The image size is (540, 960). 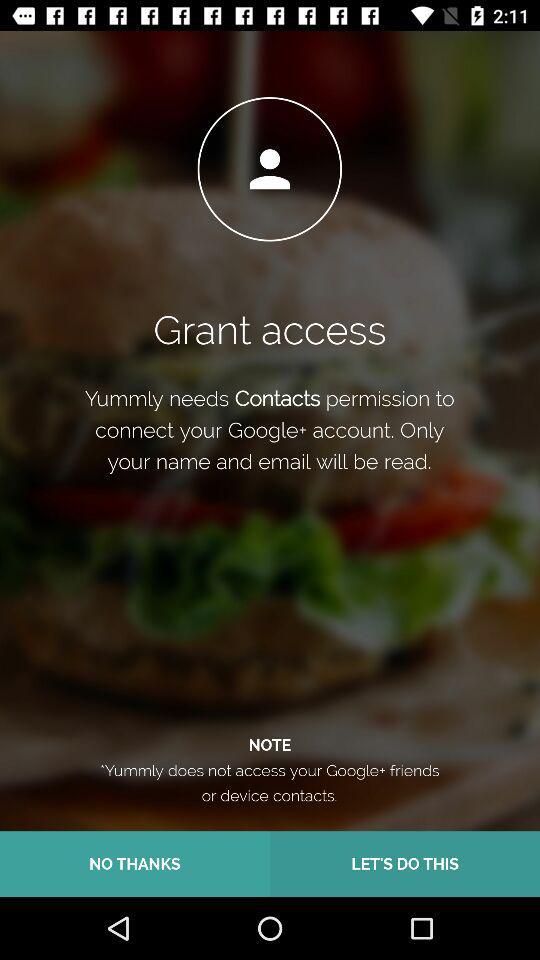 I want to click on item next to no thanks icon, so click(x=405, y=863).